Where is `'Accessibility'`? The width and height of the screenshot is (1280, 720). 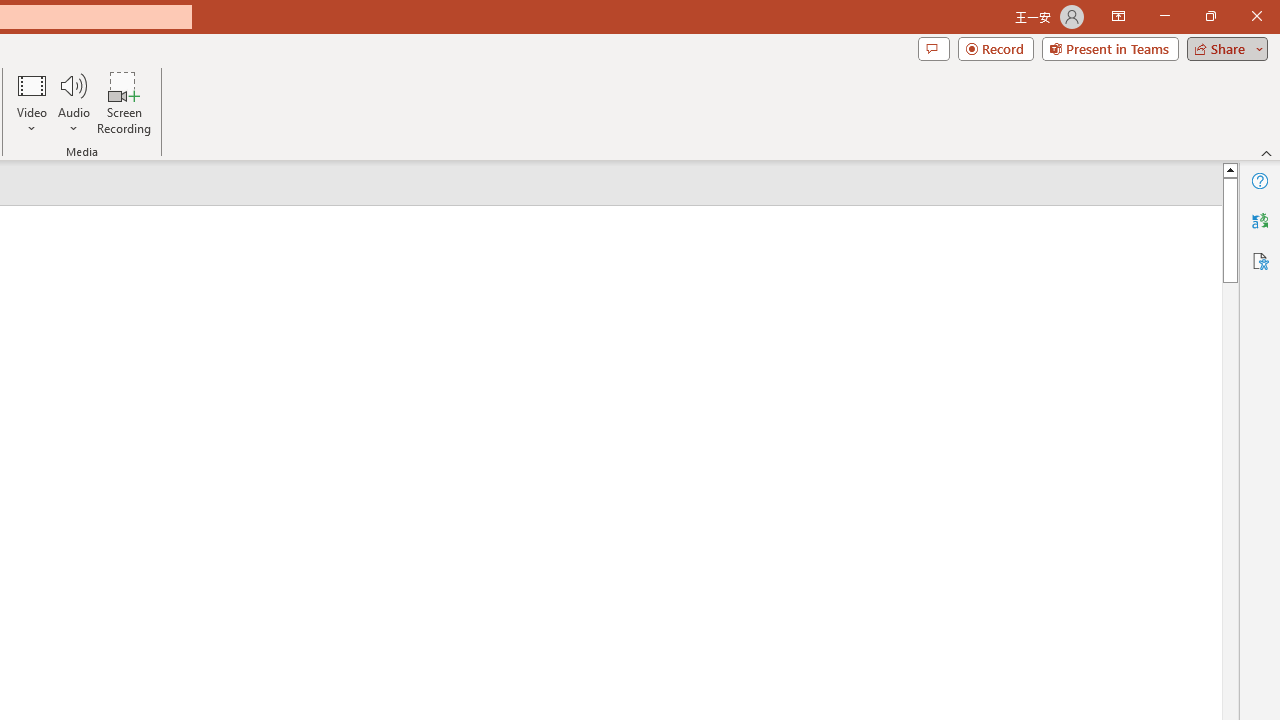 'Accessibility' is located at coordinates (1259, 260).